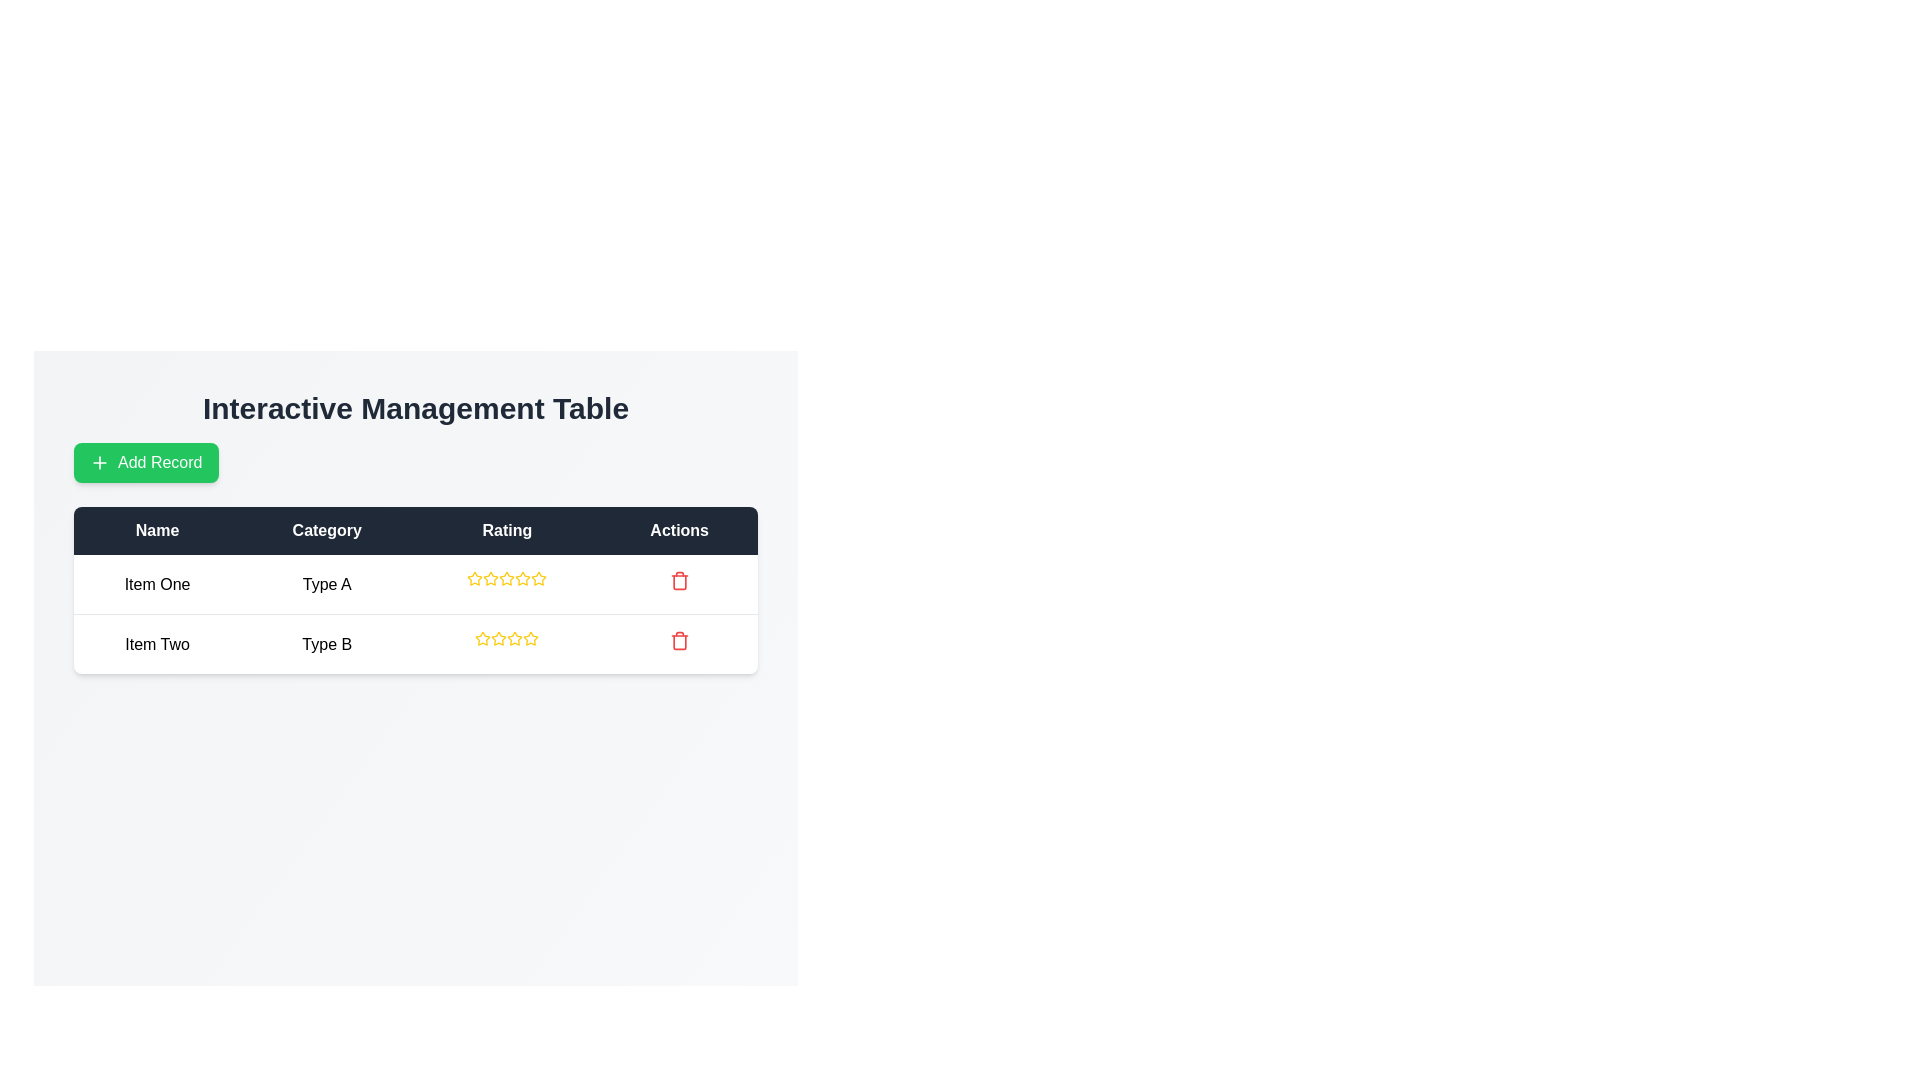 Image resolution: width=1920 pixels, height=1080 pixels. Describe the element at coordinates (415, 583) in the screenshot. I see `the first row of the 'Interactive Management Table' that displays detailed information about 'Item One of Type A' for inline editing` at that location.